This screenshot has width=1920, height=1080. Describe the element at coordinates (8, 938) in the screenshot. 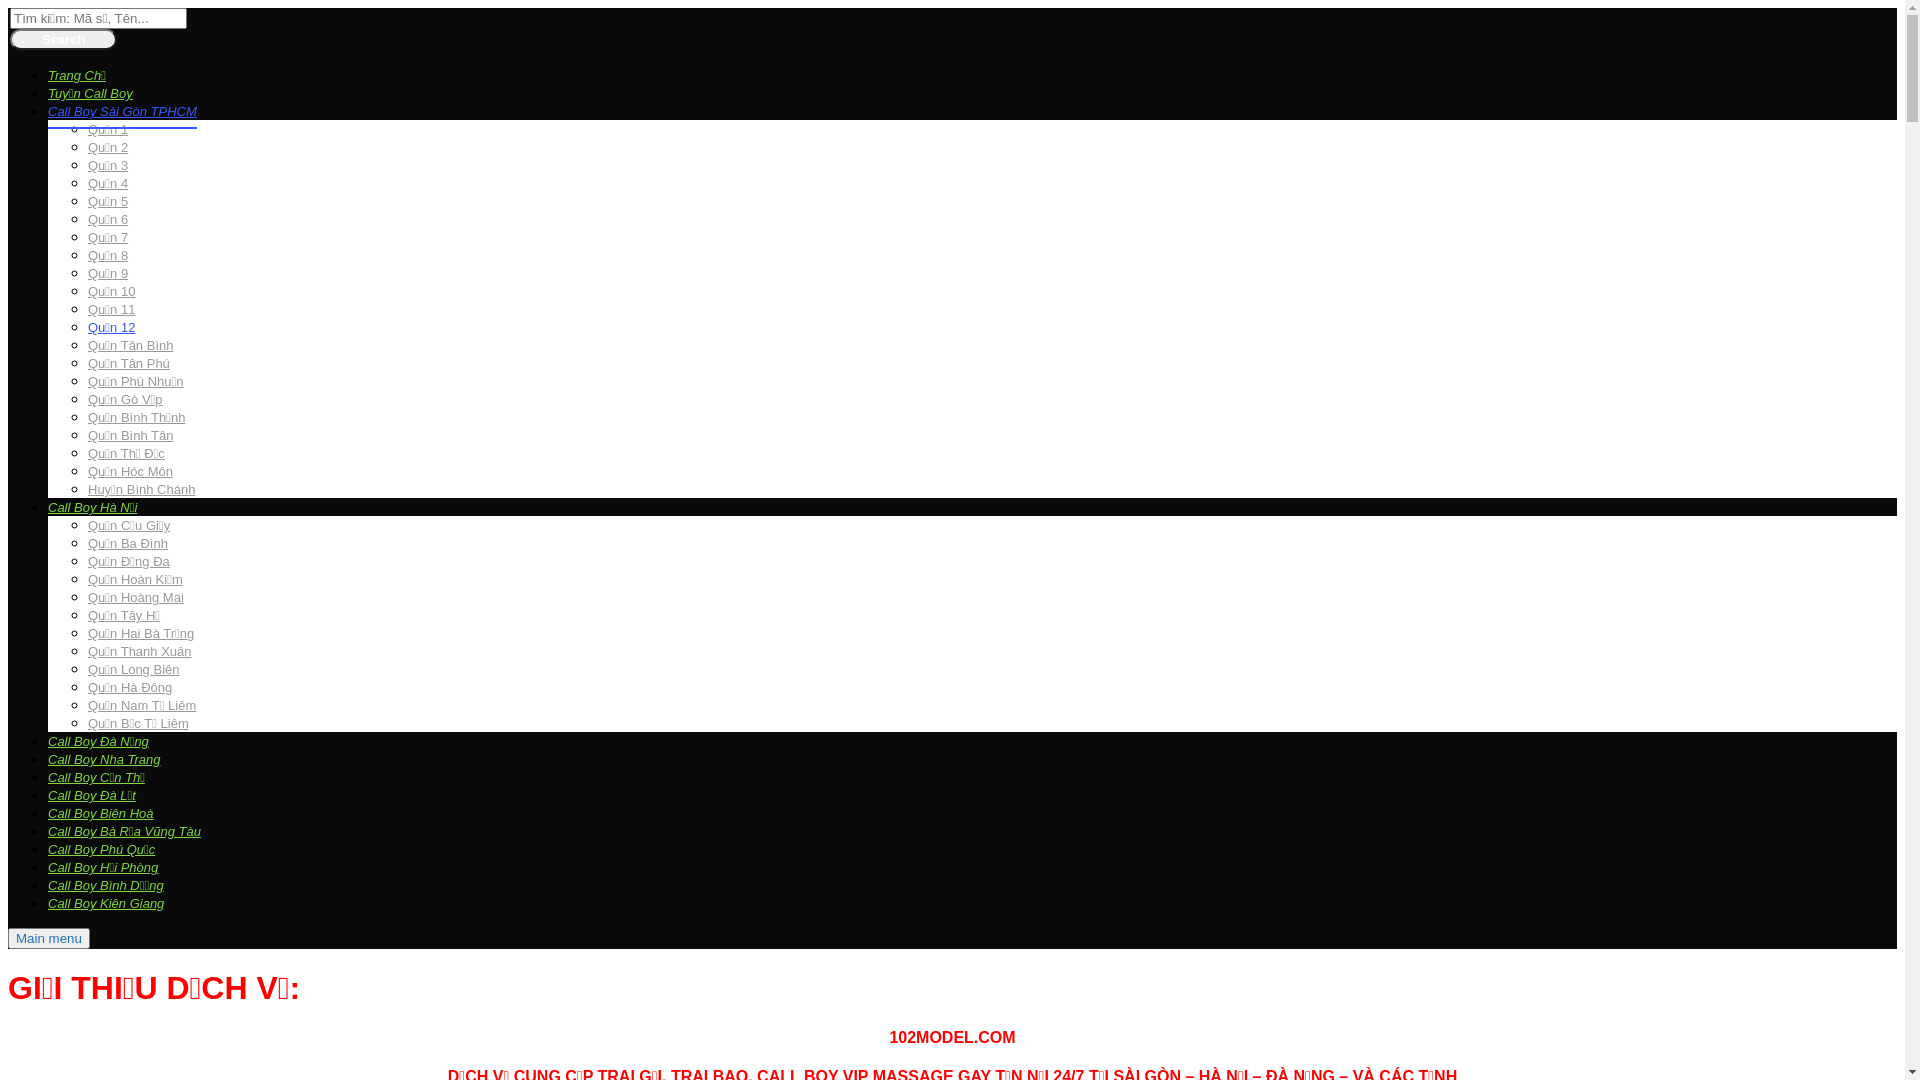

I see `'Main menu'` at that location.